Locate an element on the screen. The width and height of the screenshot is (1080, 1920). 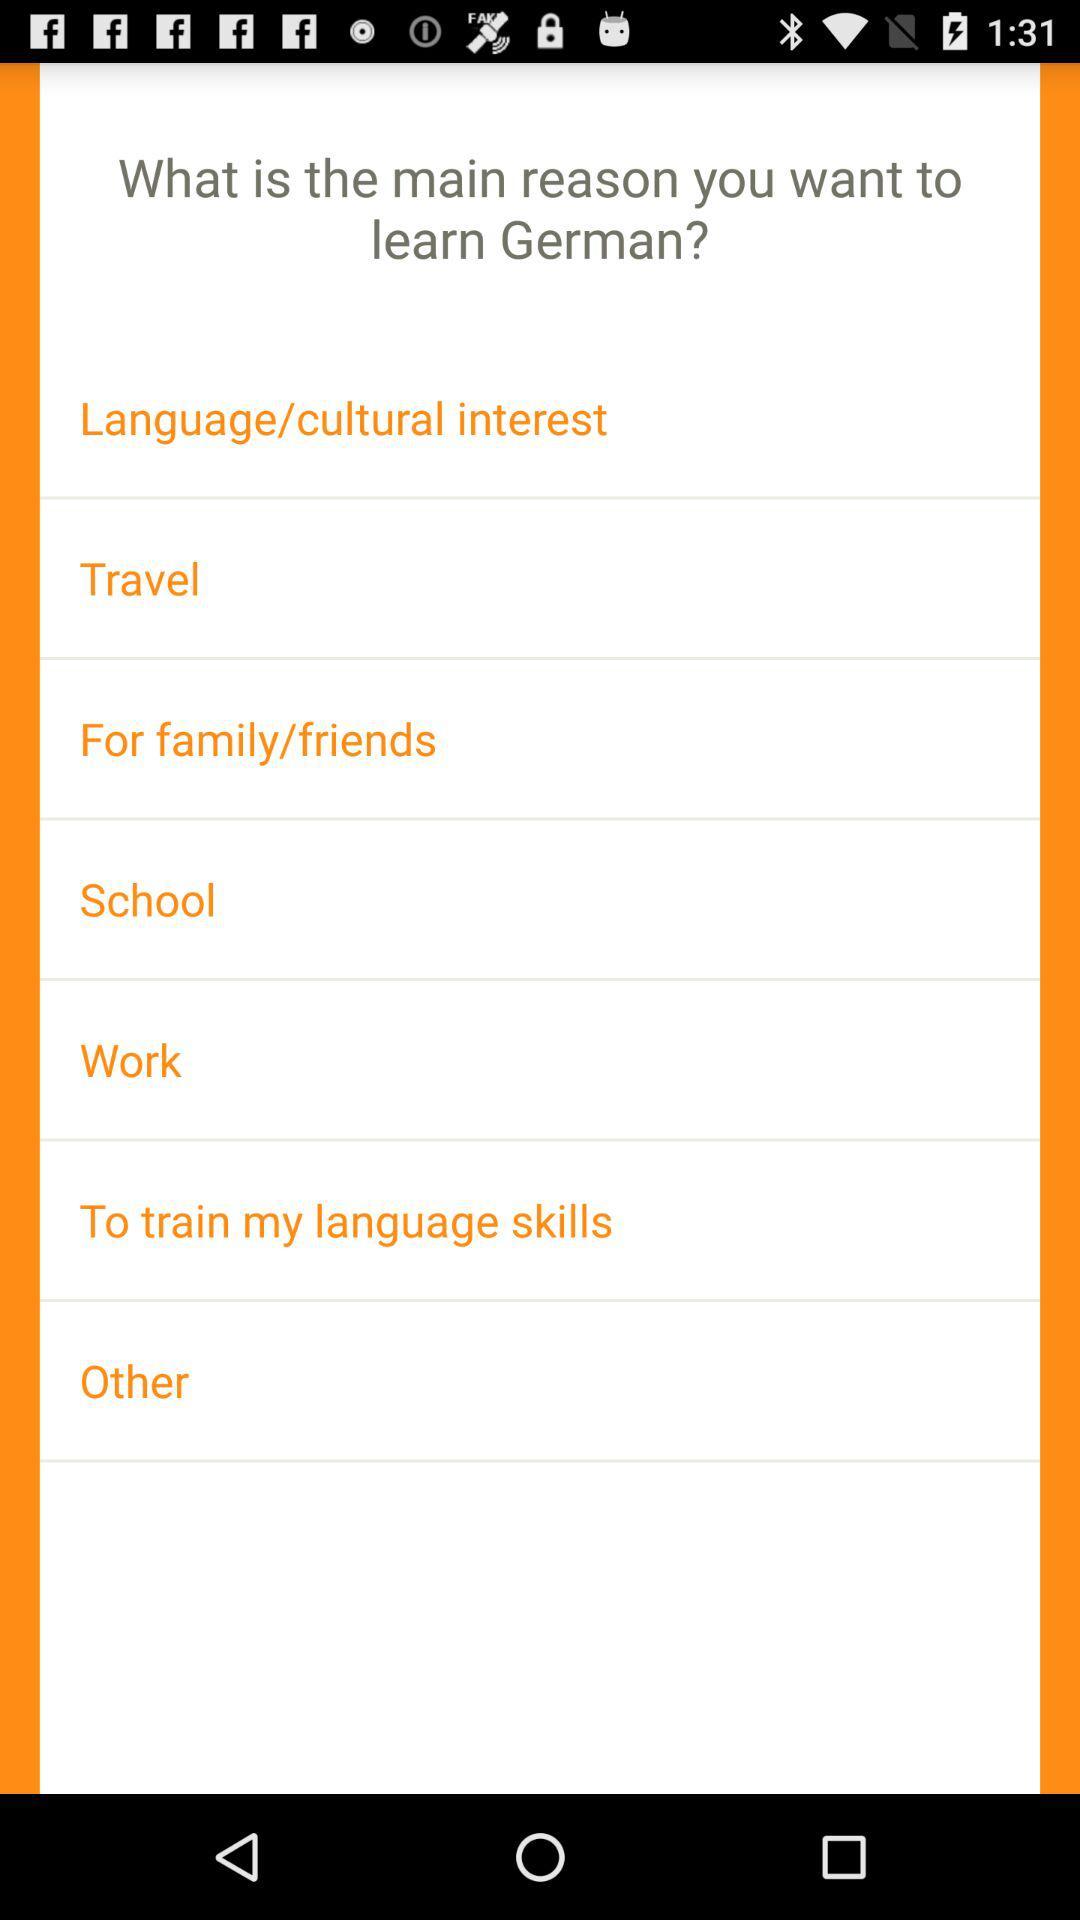
other app is located at coordinates (540, 1379).